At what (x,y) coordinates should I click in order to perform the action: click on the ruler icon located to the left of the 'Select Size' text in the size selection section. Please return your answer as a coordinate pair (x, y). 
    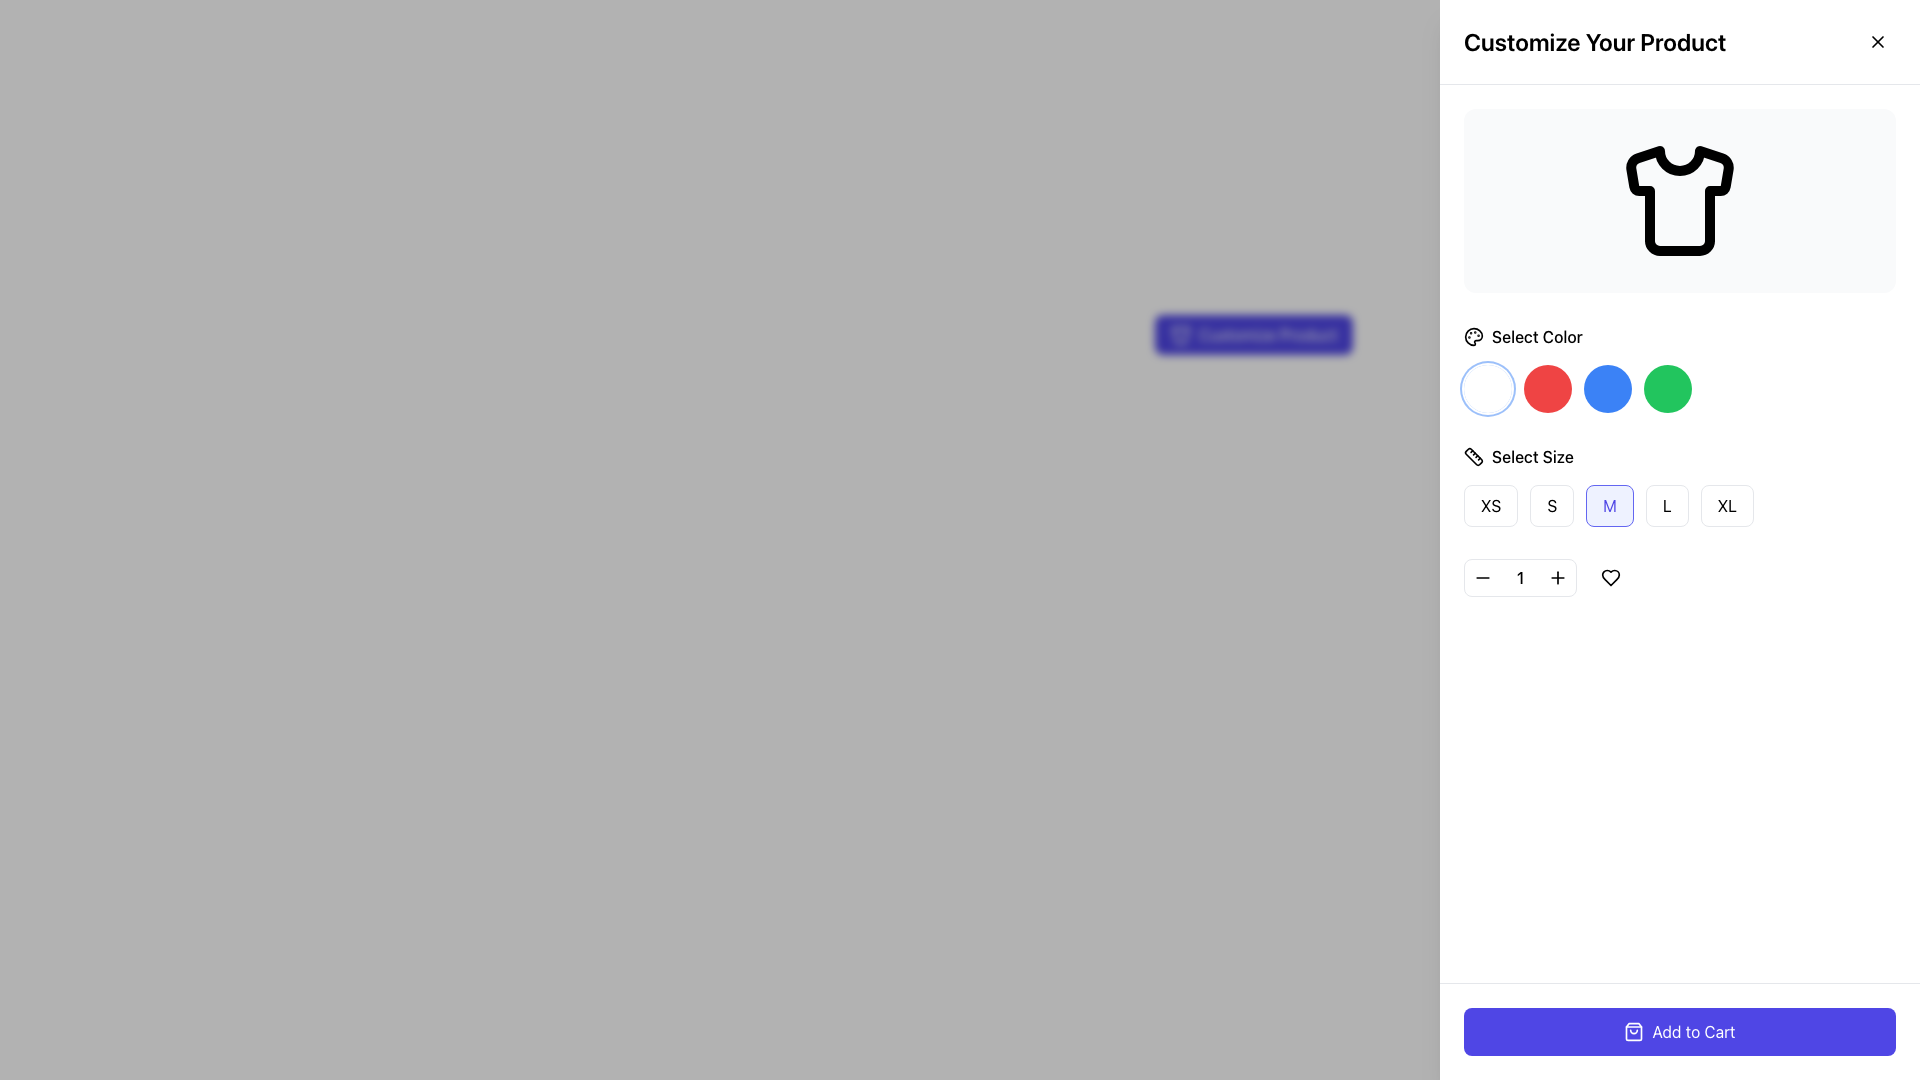
    Looking at the image, I should click on (1473, 456).